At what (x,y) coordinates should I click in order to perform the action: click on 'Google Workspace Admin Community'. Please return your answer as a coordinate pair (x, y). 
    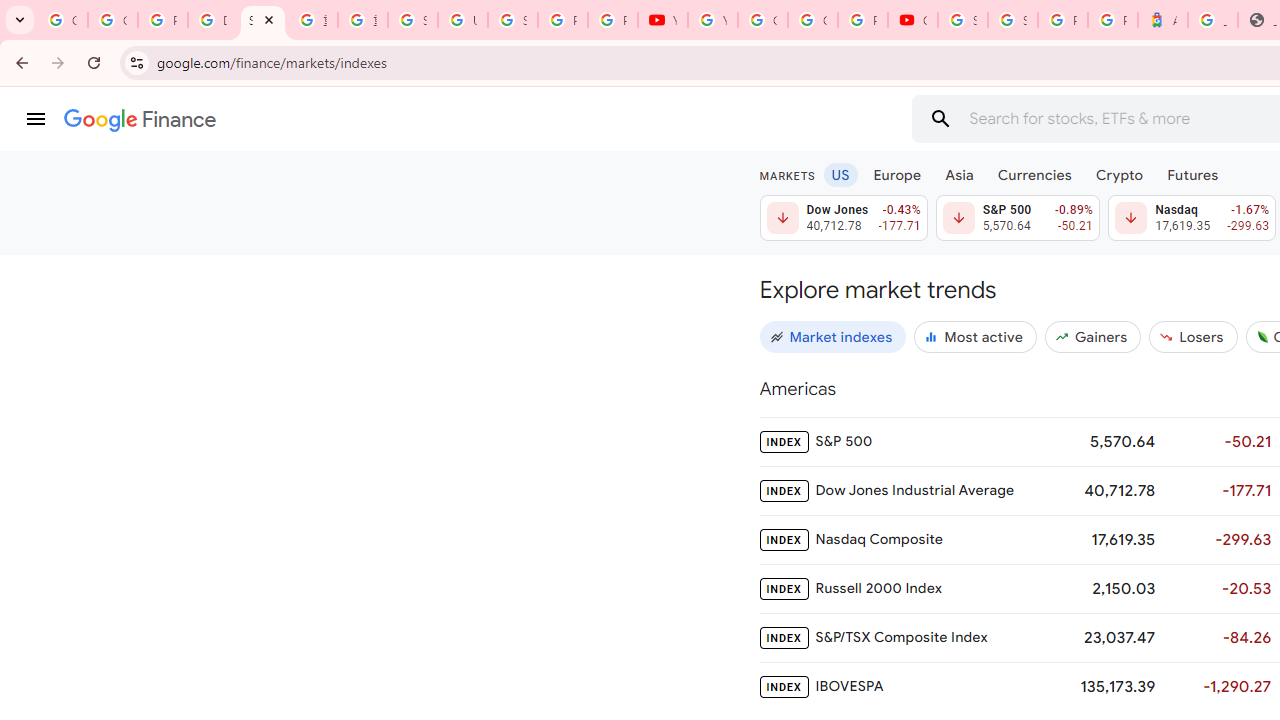
    Looking at the image, I should click on (62, 20).